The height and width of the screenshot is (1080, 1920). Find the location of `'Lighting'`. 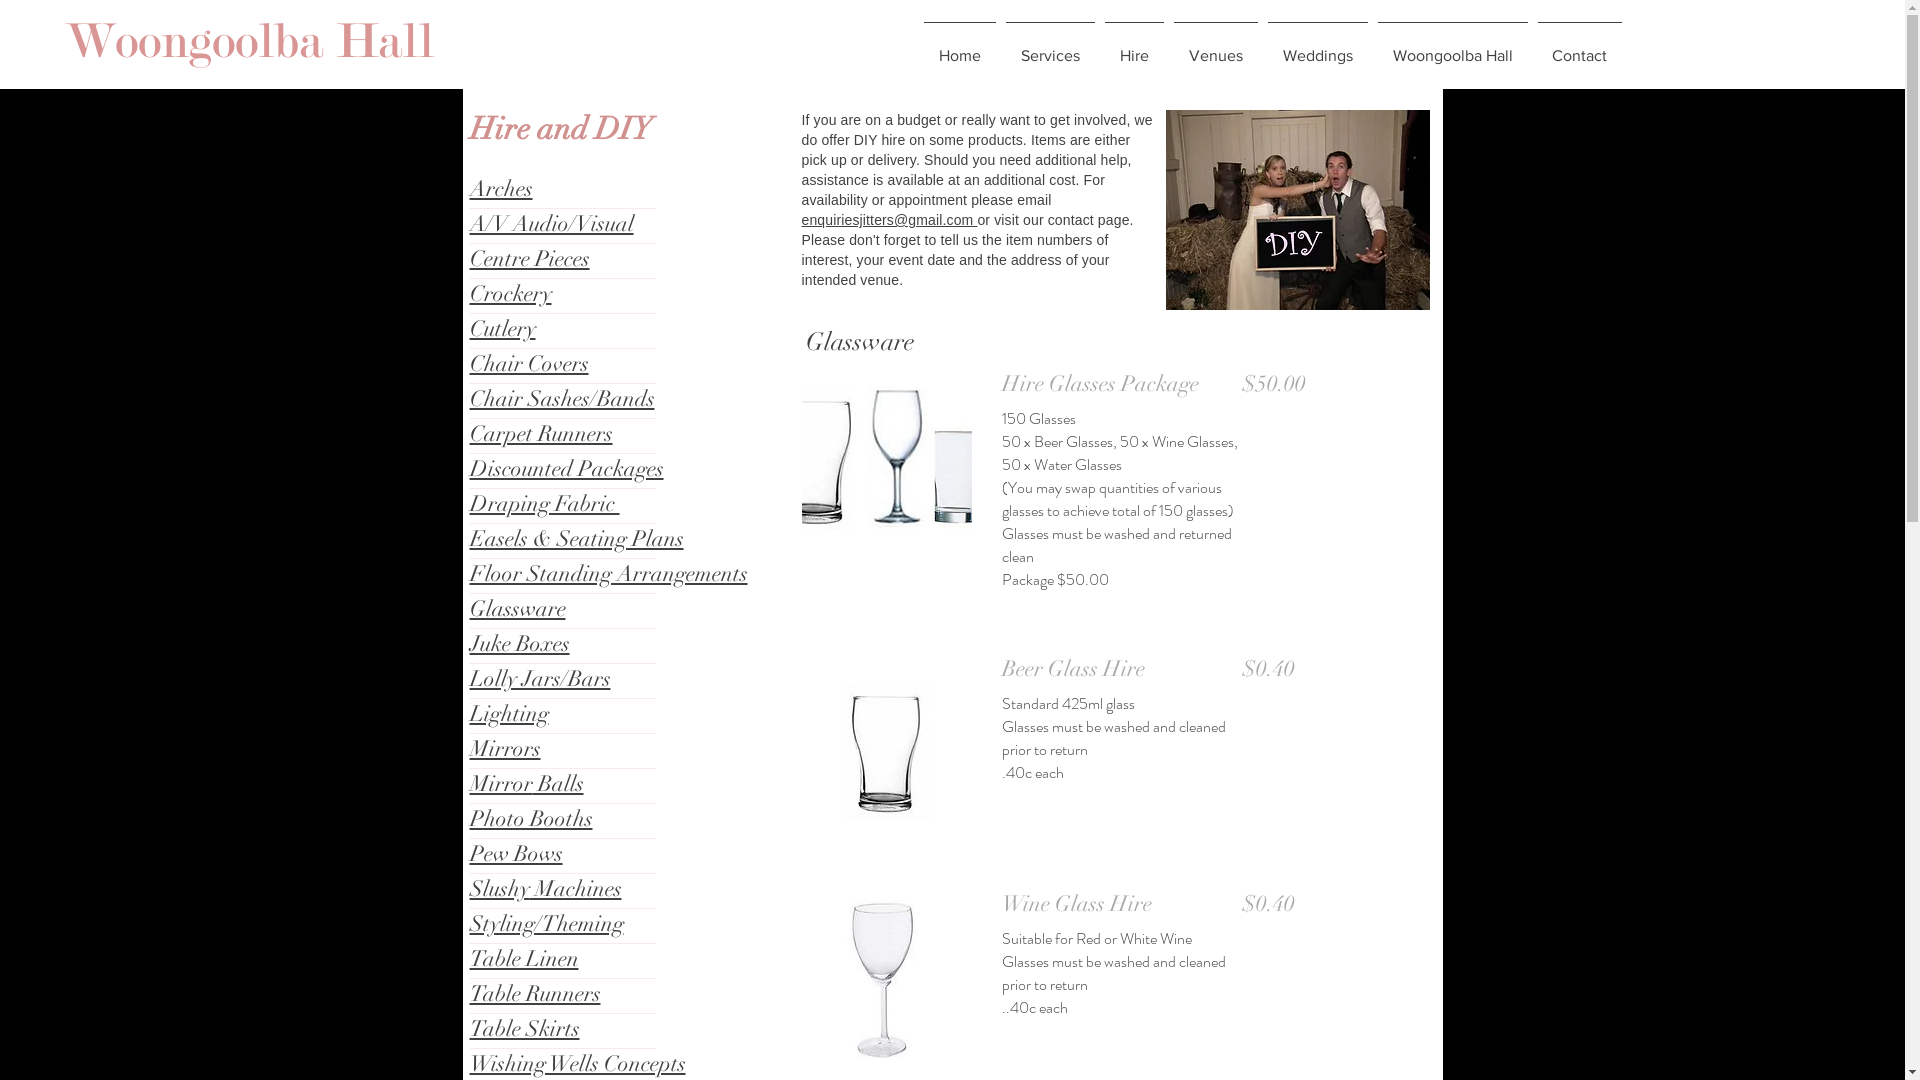

'Lighting' is located at coordinates (509, 712).